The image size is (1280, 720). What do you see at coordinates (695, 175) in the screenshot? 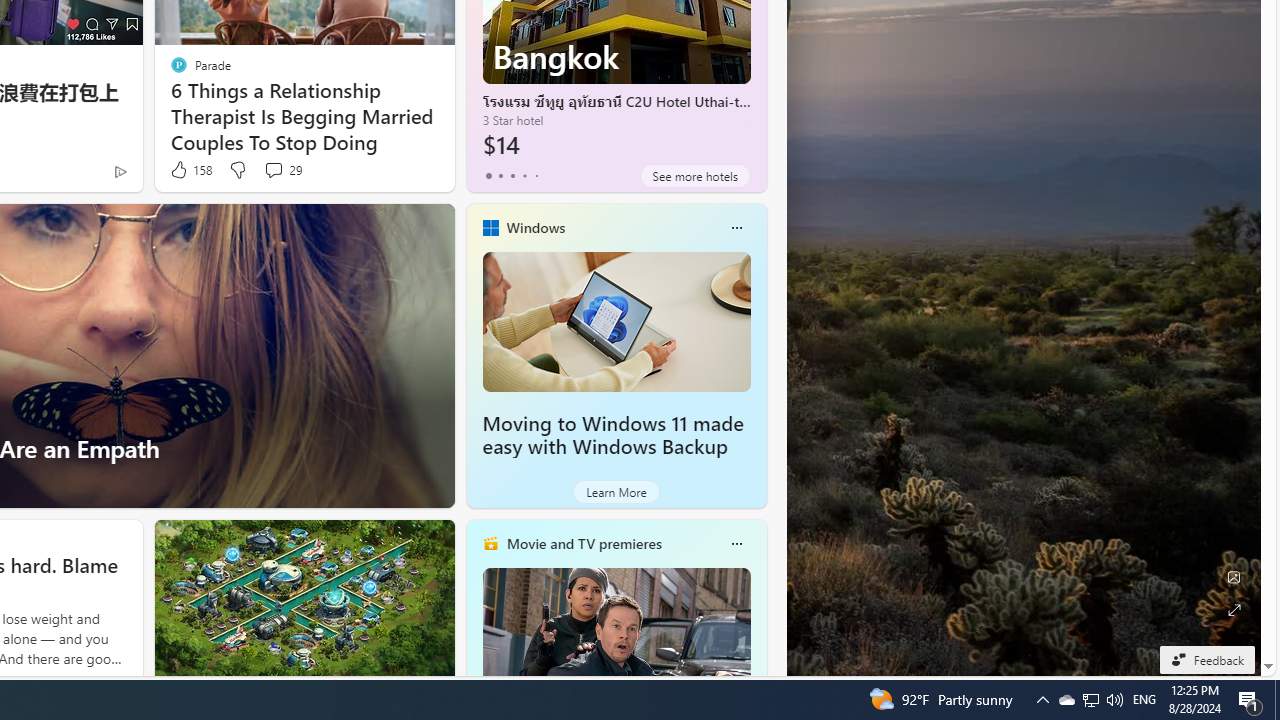
I see `'See more hotels'` at bounding box center [695, 175].